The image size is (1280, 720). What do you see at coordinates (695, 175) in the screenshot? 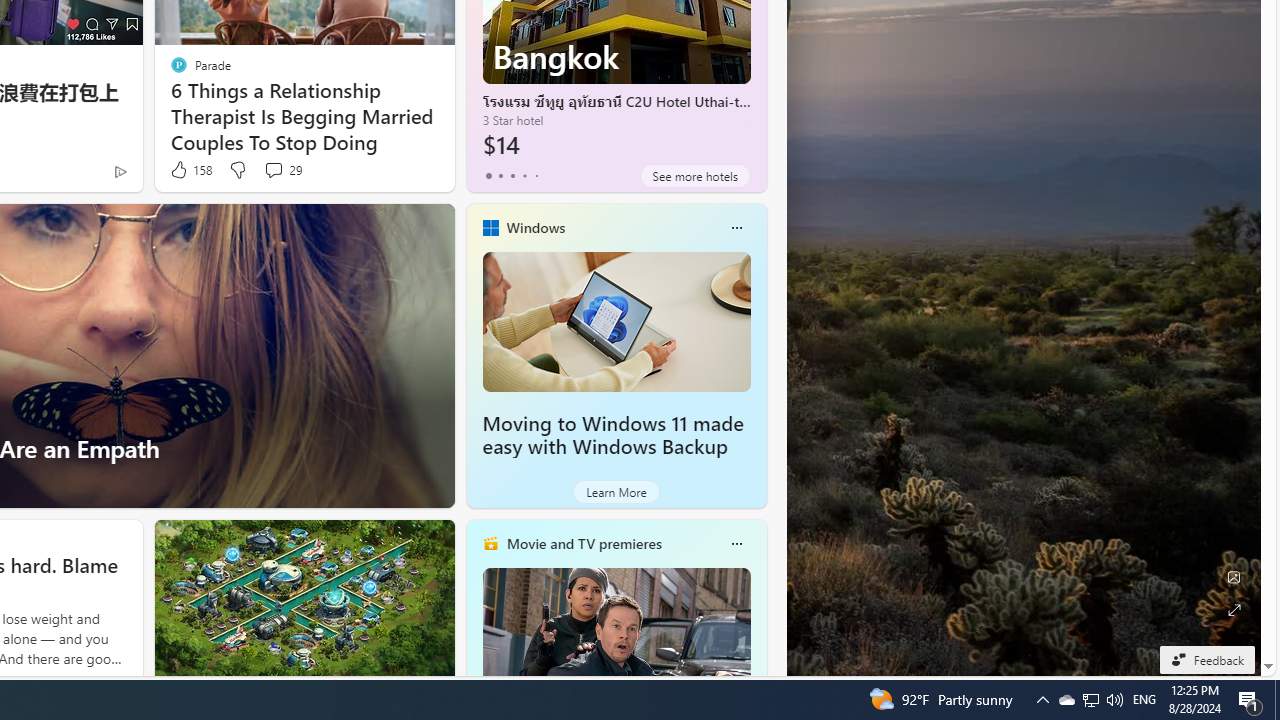
I see `'See more hotels'` at bounding box center [695, 175].